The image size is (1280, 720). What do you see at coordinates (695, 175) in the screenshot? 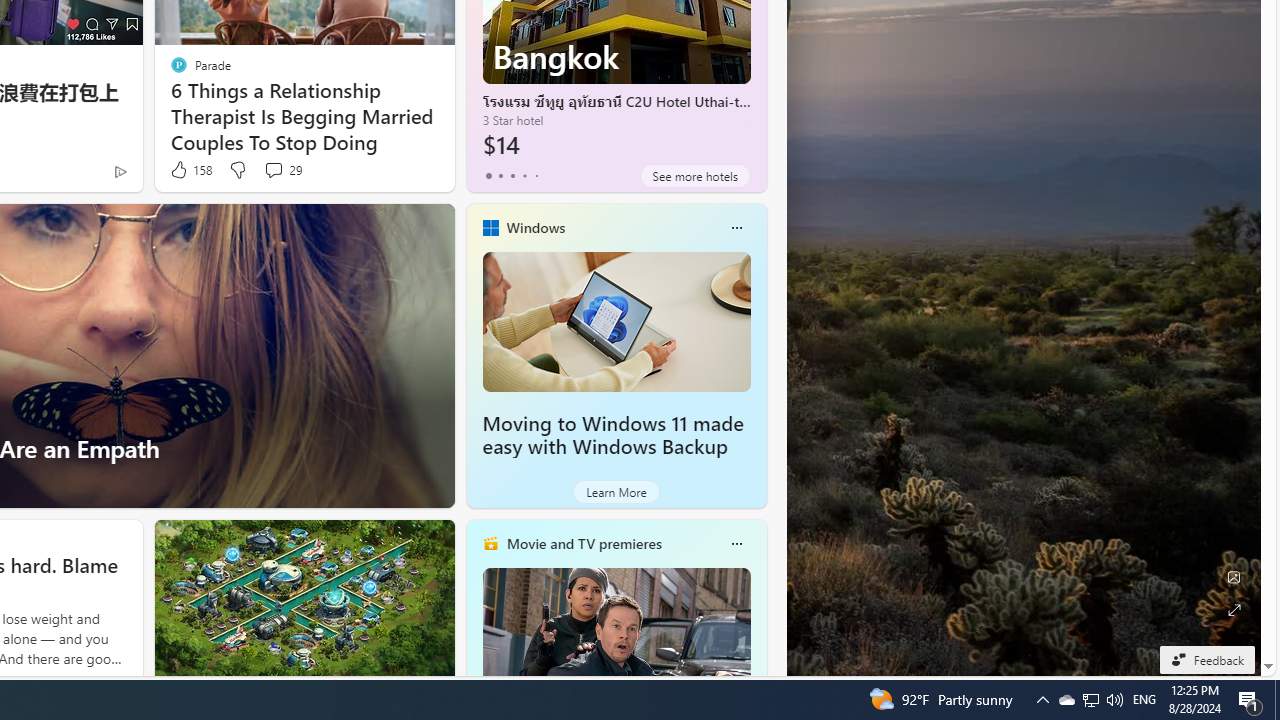
I see `'See more hotels'` at bounding box center [695, 175].